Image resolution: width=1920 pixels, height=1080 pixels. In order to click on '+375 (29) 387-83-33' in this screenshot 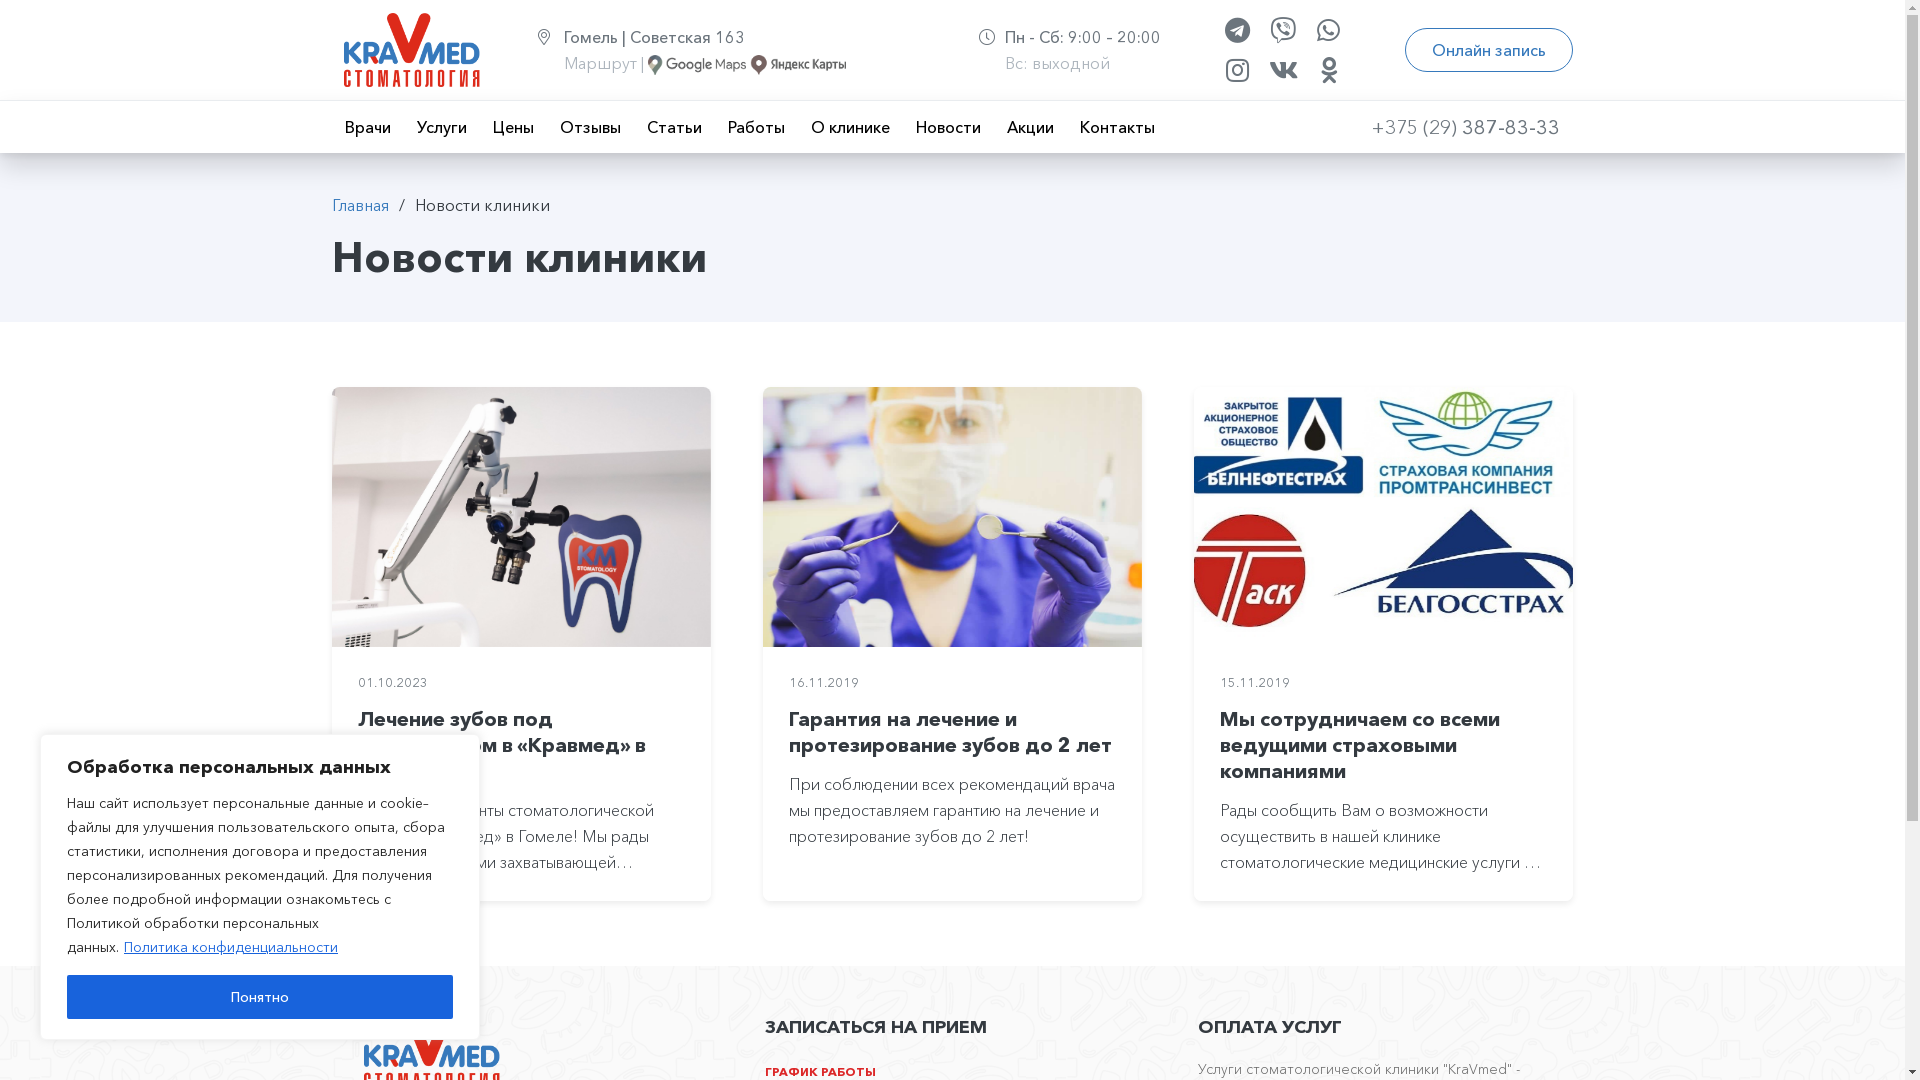, I will do `click(1465, 127)`.